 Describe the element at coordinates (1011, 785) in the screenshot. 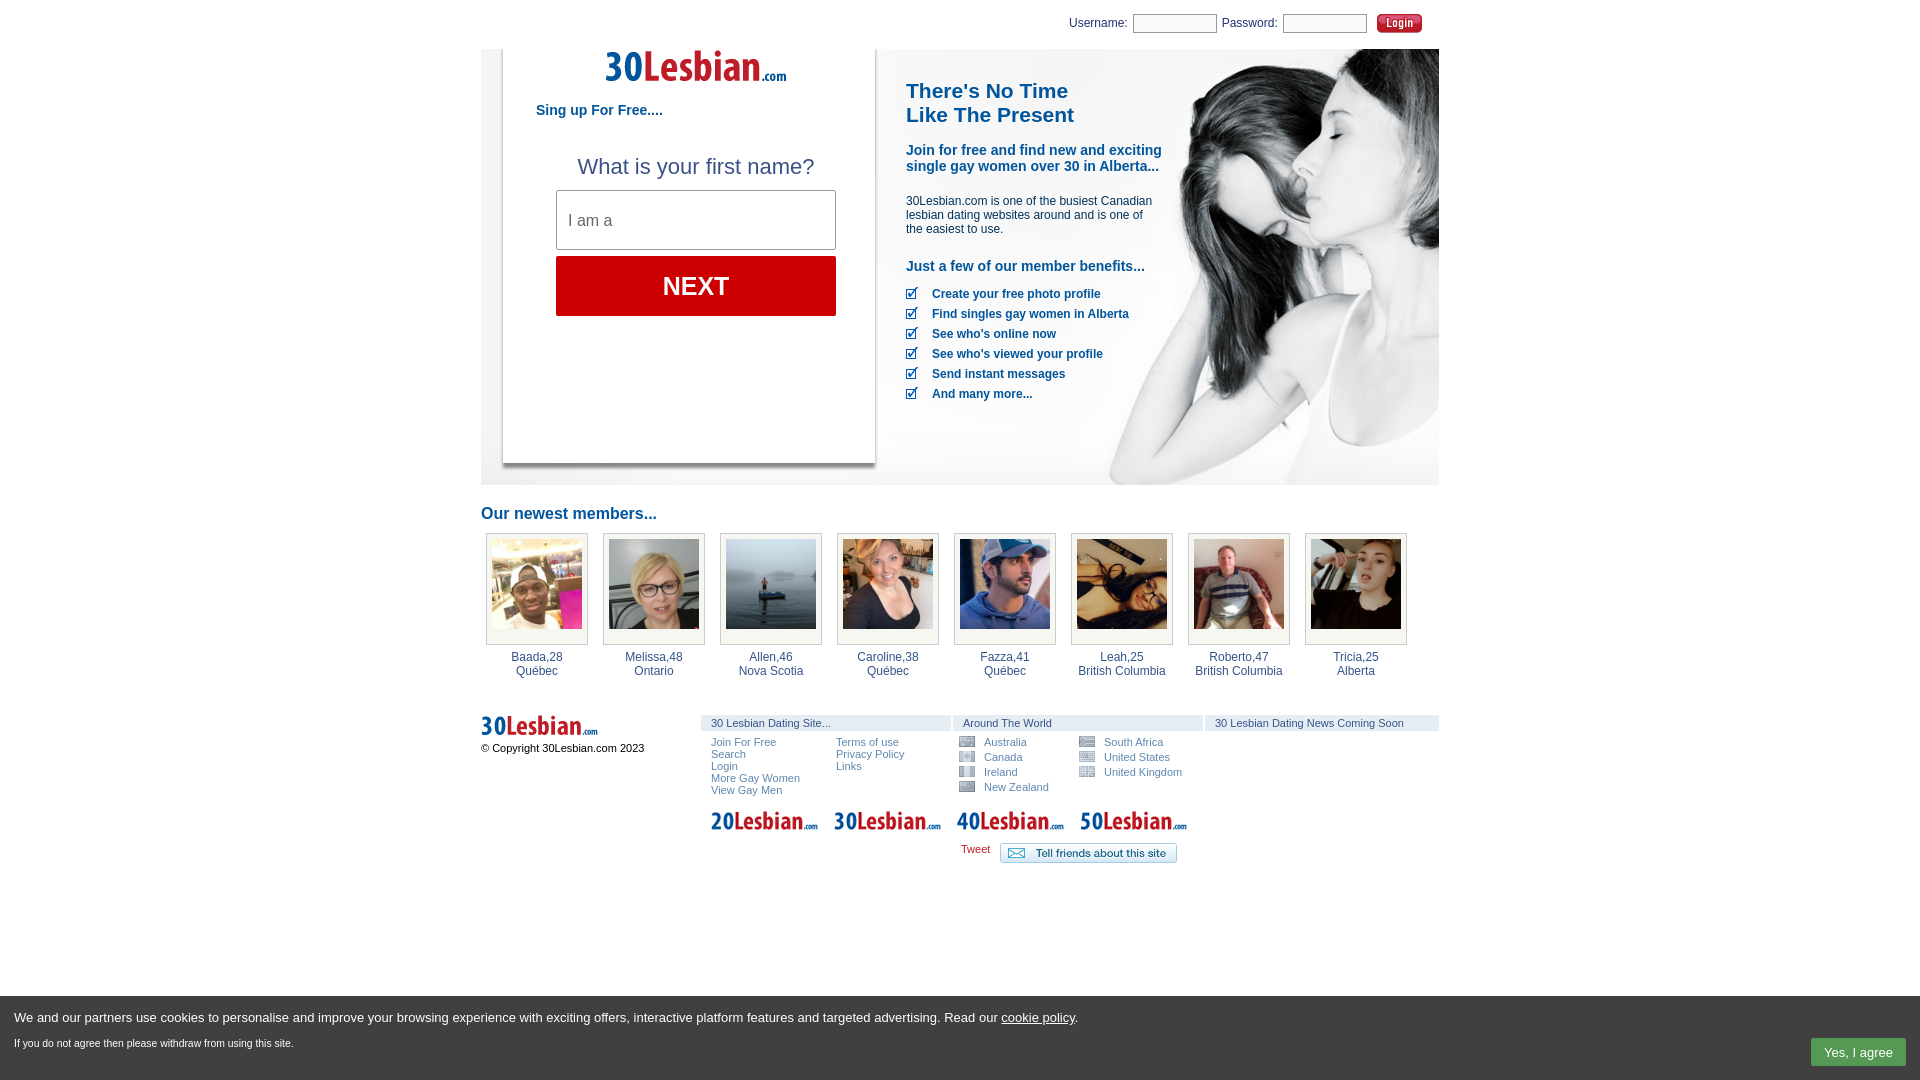

I see `'New Zealand'` at that location.